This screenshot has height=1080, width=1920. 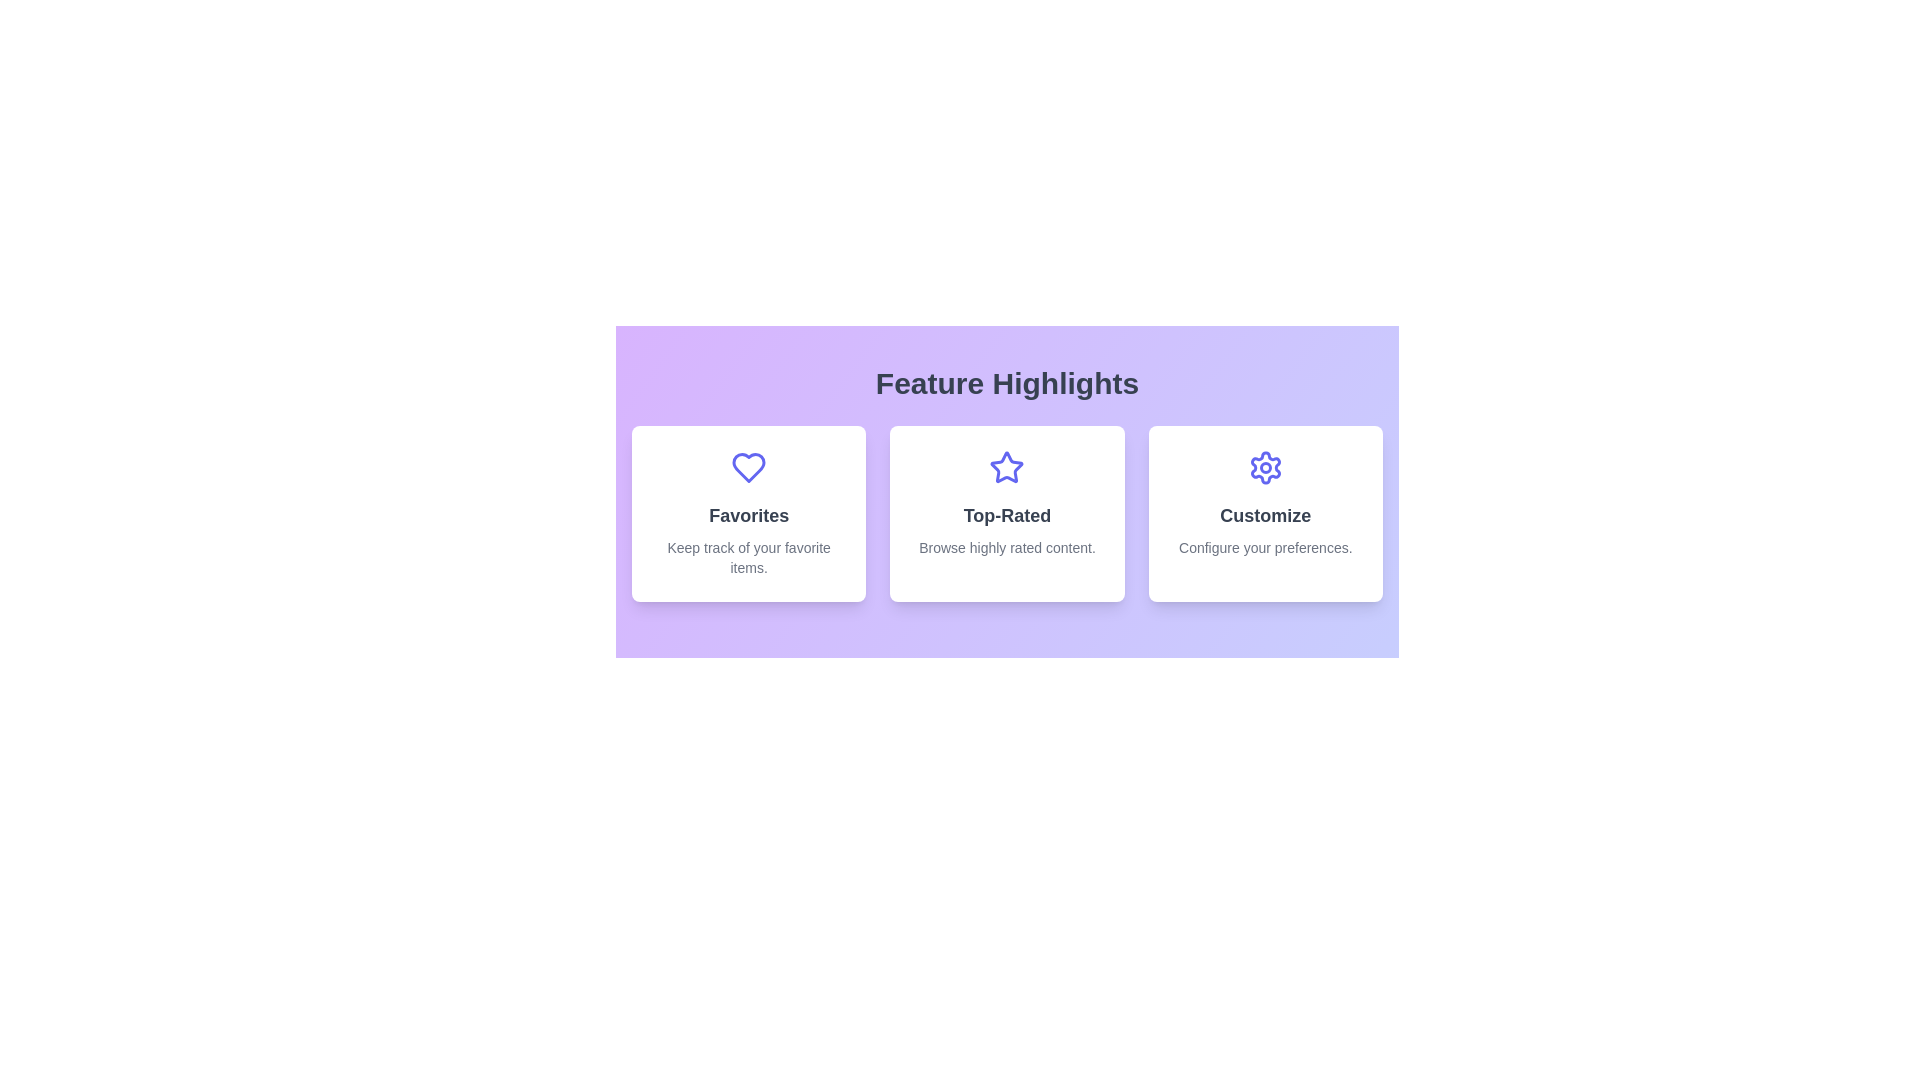 What do you see at coordinates (748, 467) in the screenshot?
I see `the 'Favorites' icon located at the top center of the 'Favorites' card, which visually represents the concept of 'Favorites'` at bounding box center [748, 467].